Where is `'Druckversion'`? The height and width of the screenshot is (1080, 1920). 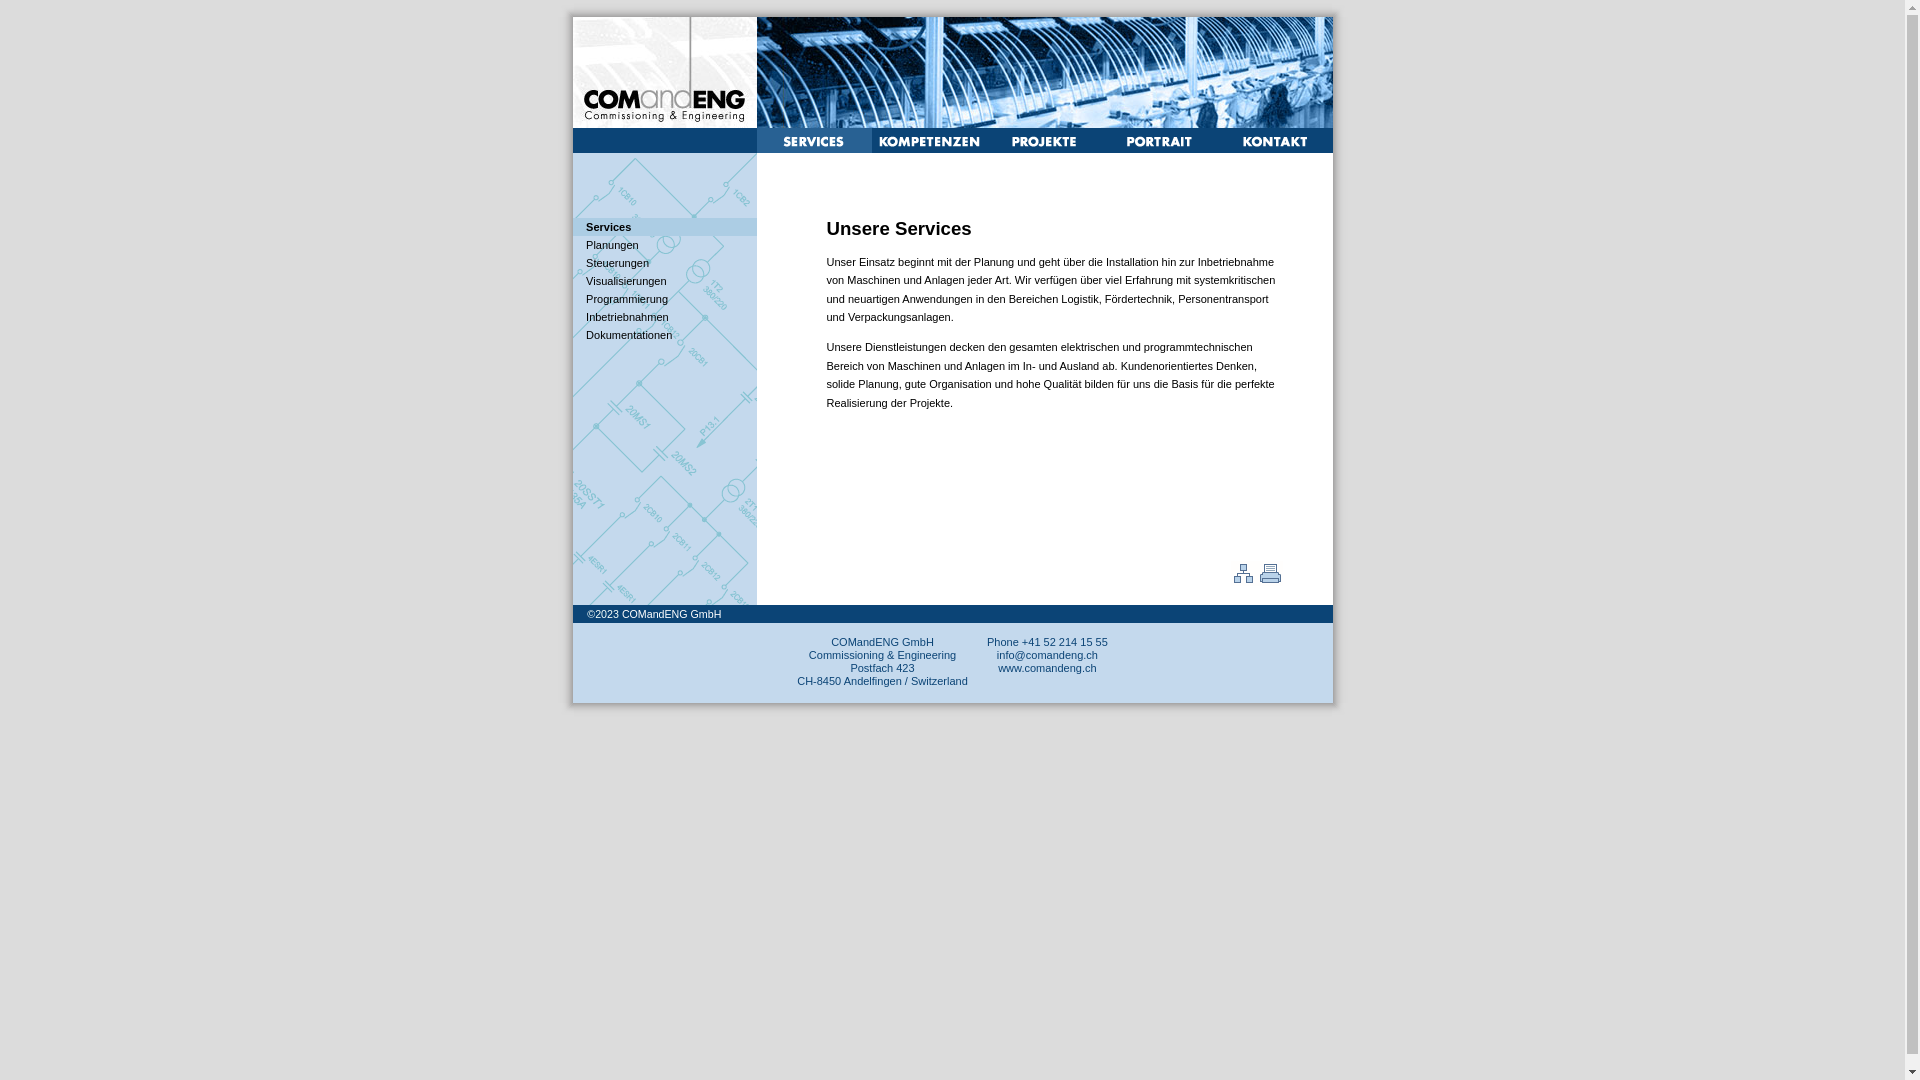 'Druckversion' is located at coordinates (1267, 582).